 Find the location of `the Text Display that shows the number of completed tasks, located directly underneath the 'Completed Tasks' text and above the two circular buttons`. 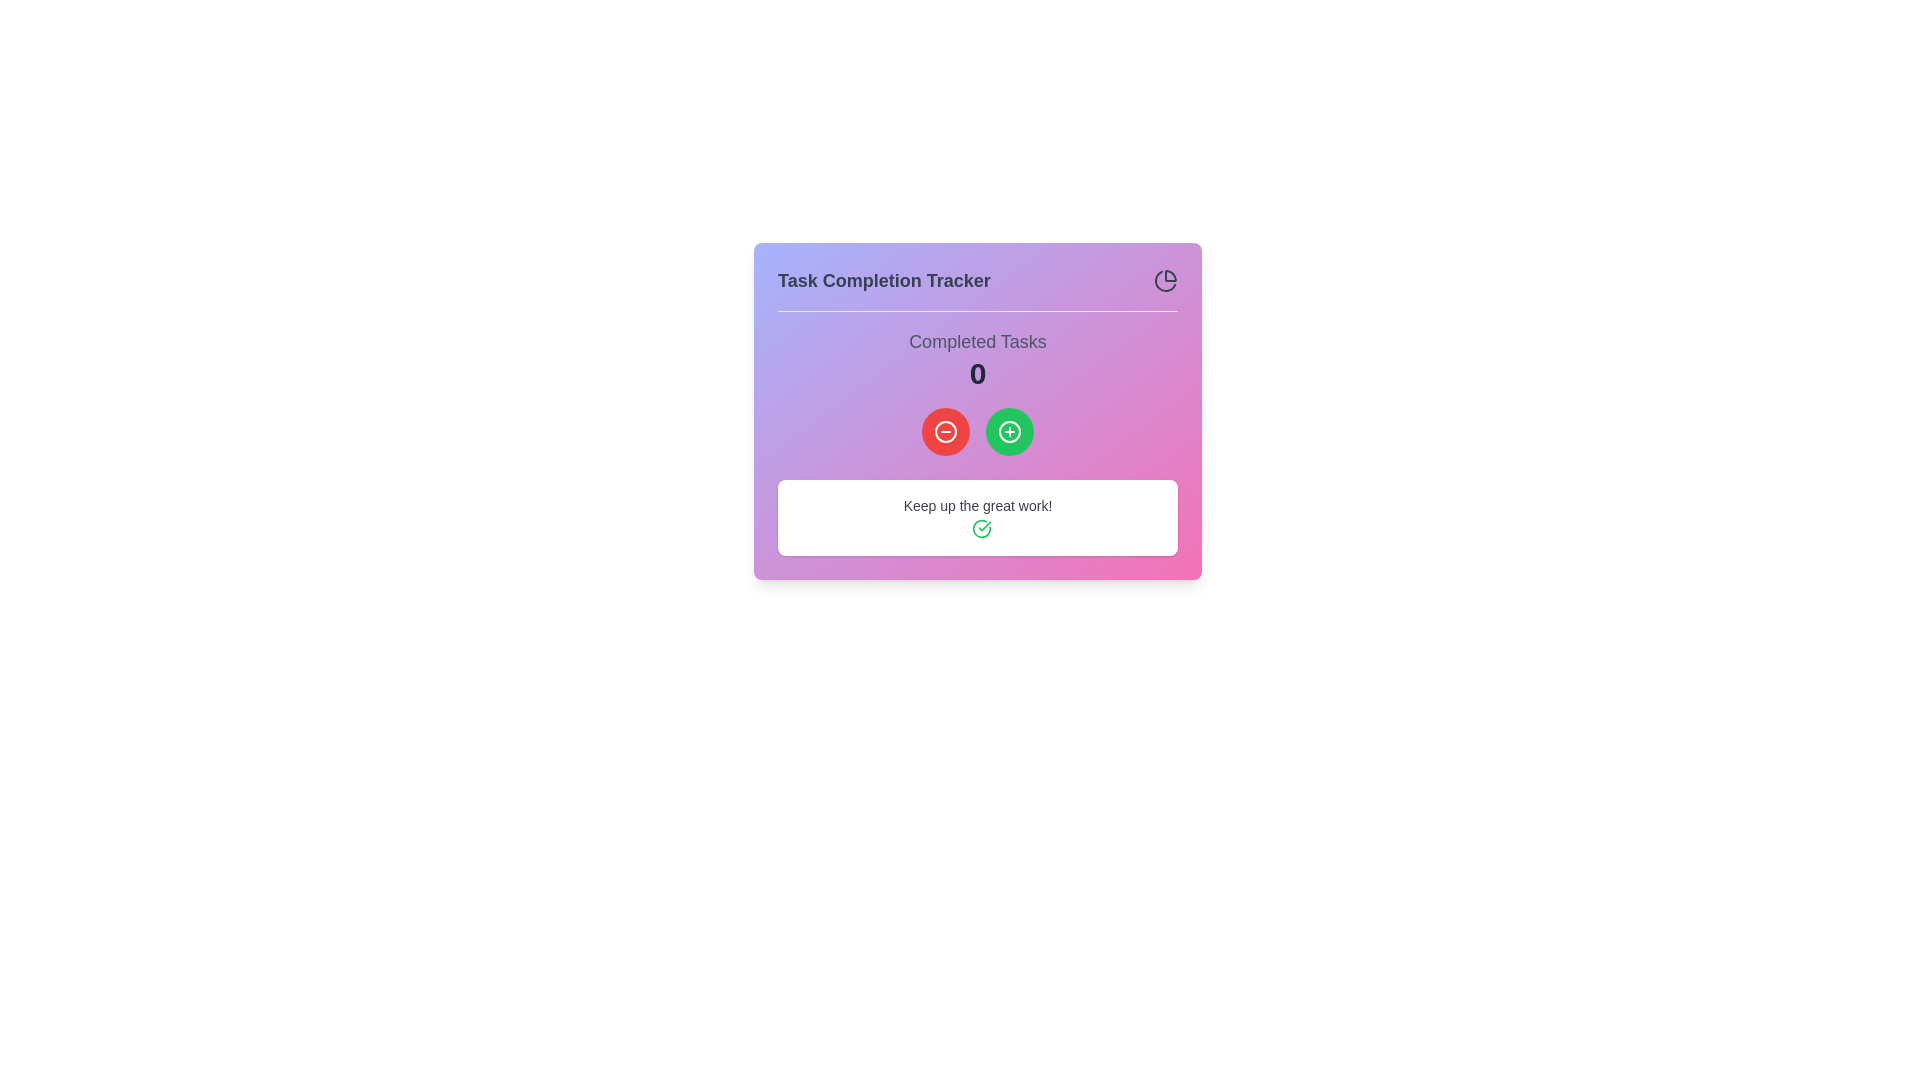

the Text Display that shows the number of completed tasks, located directly underneath the 'Completed Tasks' text and above the two circular buttons is located at coordinates (978, 374).